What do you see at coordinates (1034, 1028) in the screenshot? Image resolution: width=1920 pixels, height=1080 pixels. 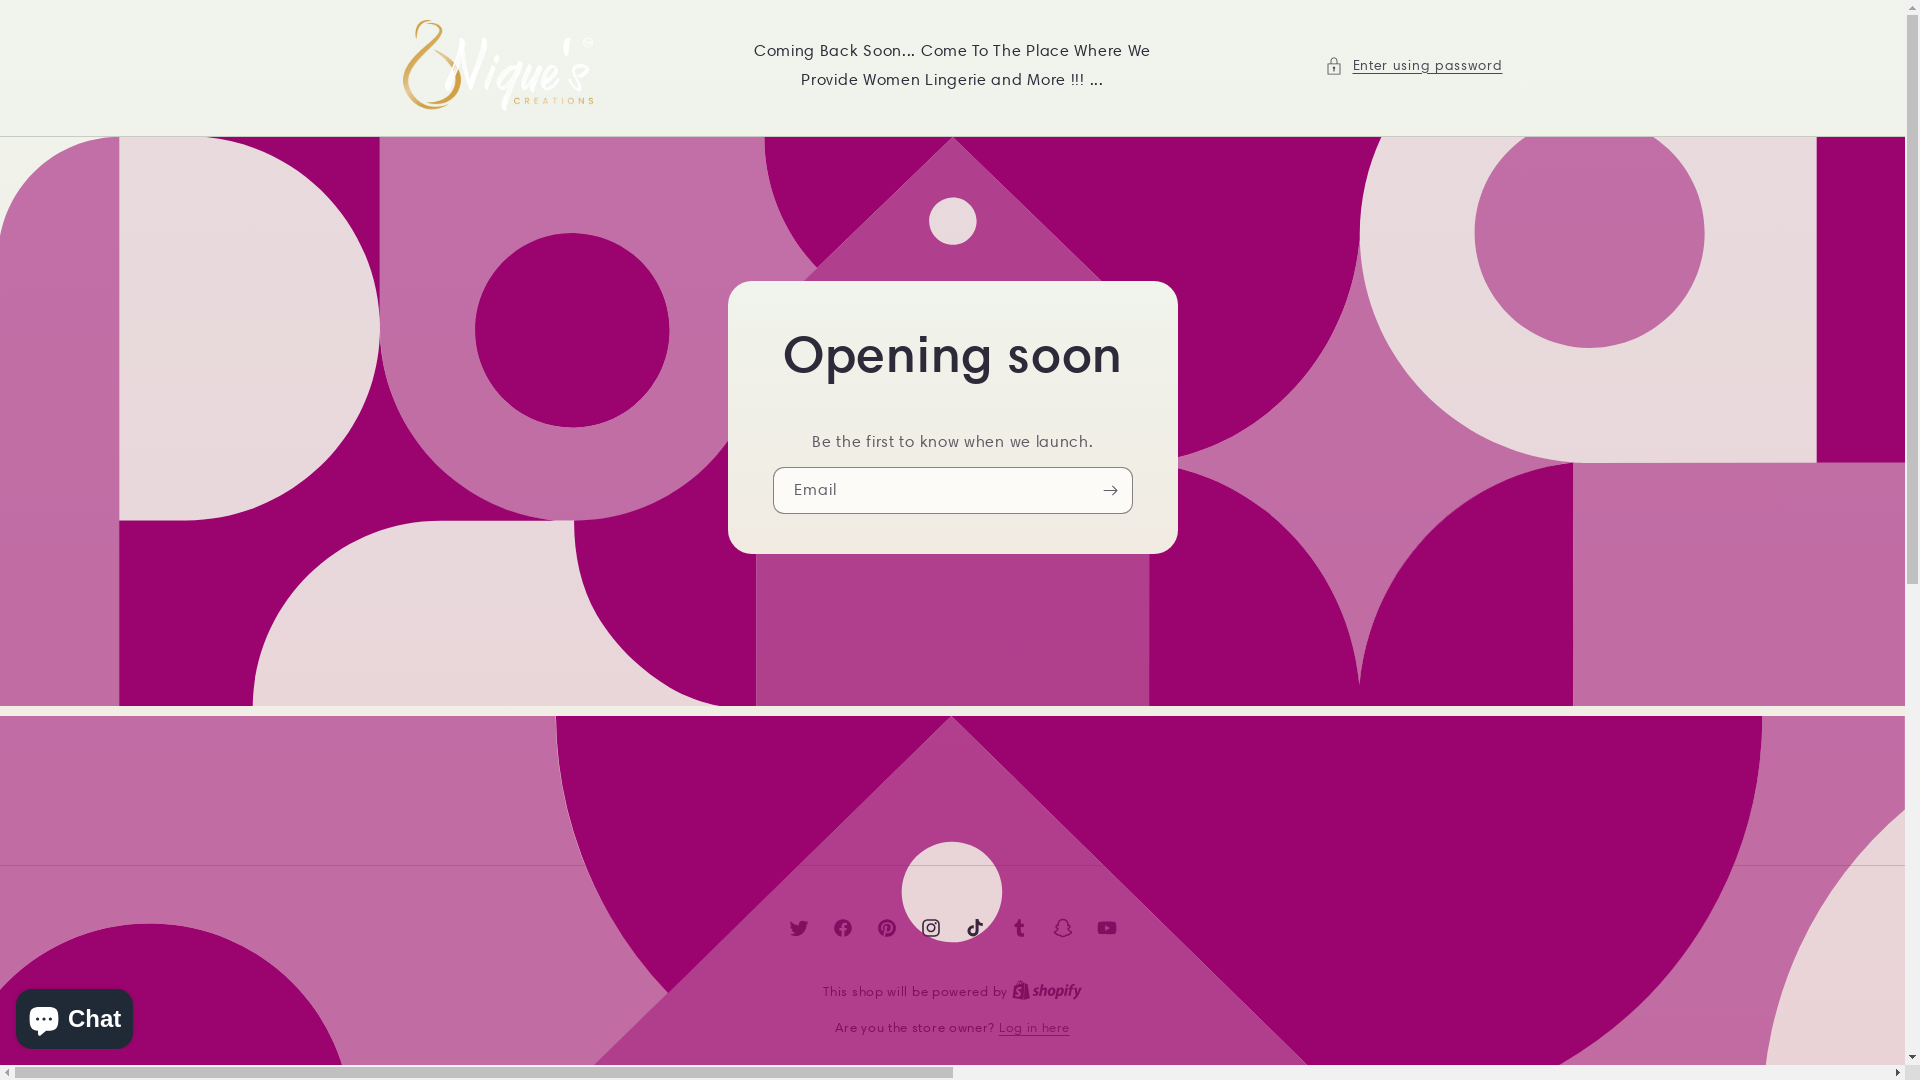 I see `'Log in here'` at bounding box center [1034, 1028].